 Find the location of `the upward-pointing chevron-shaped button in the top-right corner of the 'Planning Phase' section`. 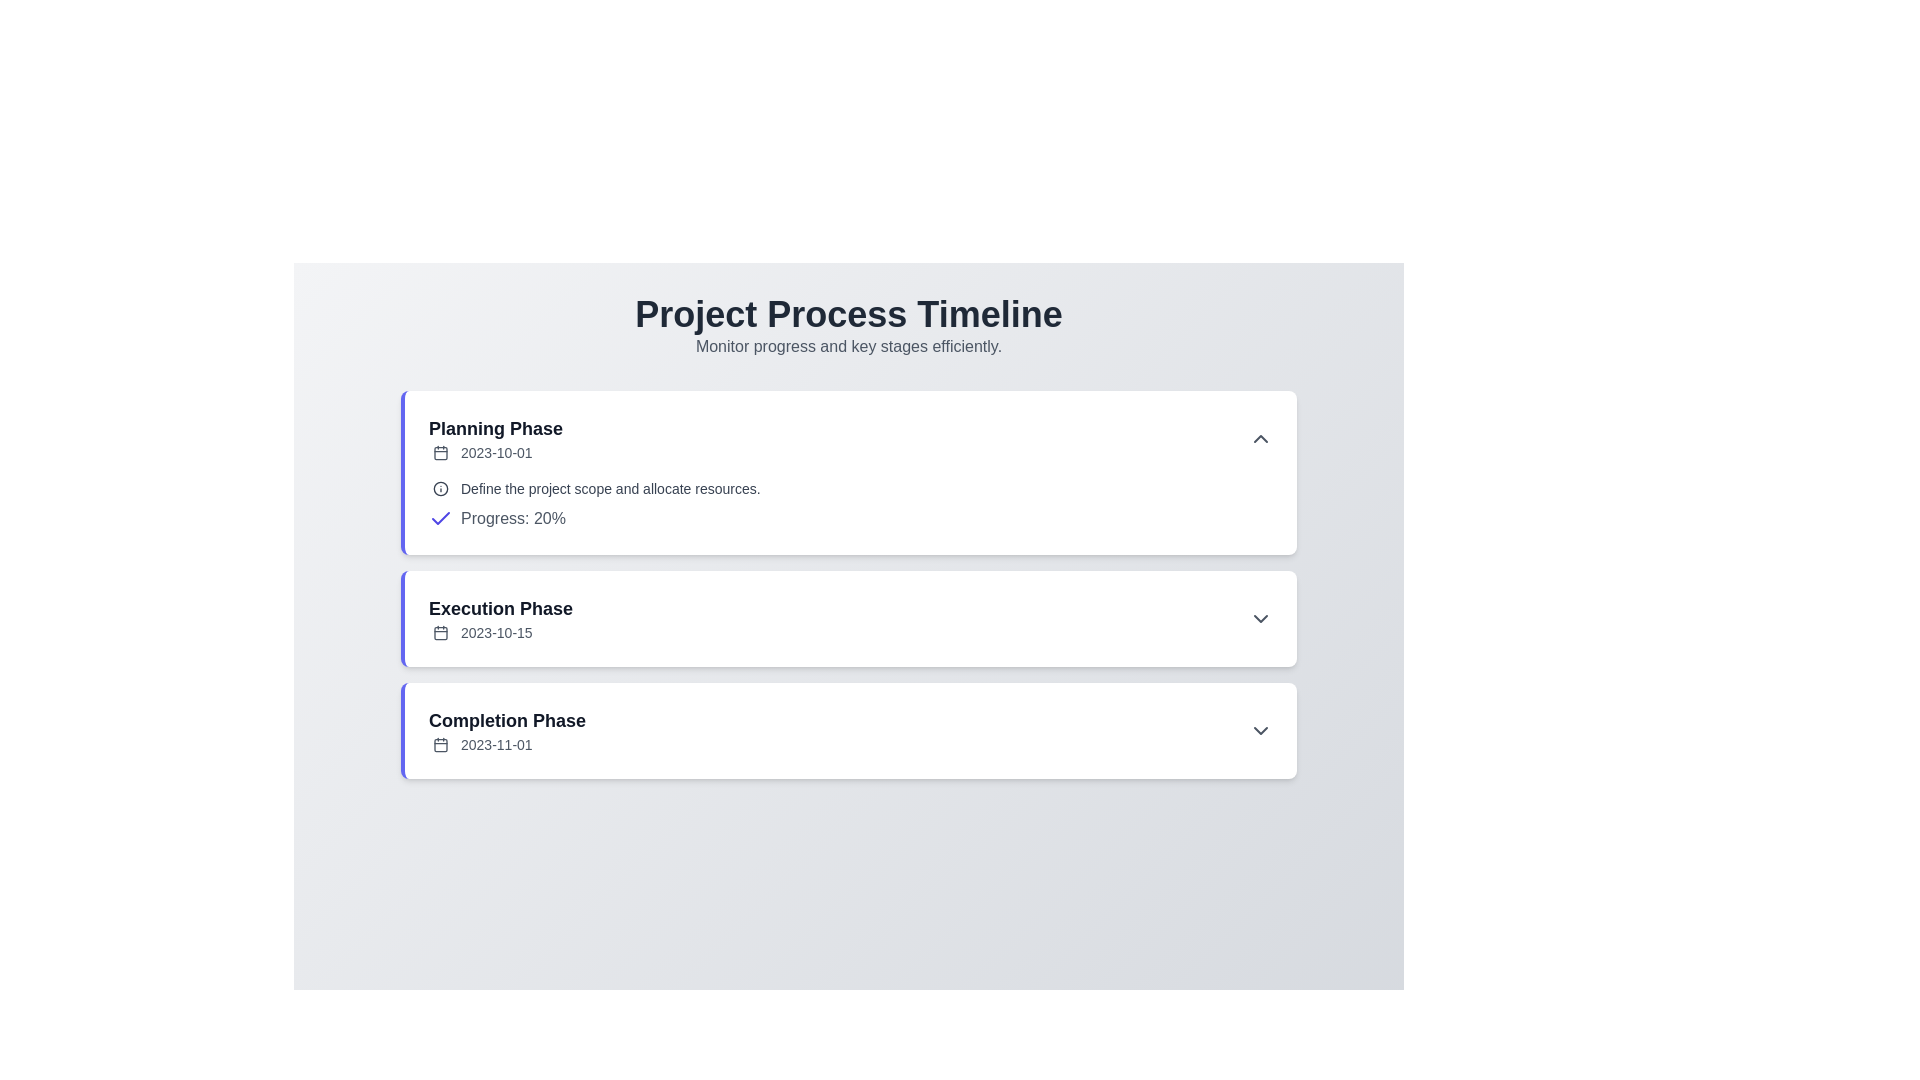

the upward-pointing chevron-shaped button in the top-right corner of the 'Planning Phase' section is located at coordinates (1260, 438).